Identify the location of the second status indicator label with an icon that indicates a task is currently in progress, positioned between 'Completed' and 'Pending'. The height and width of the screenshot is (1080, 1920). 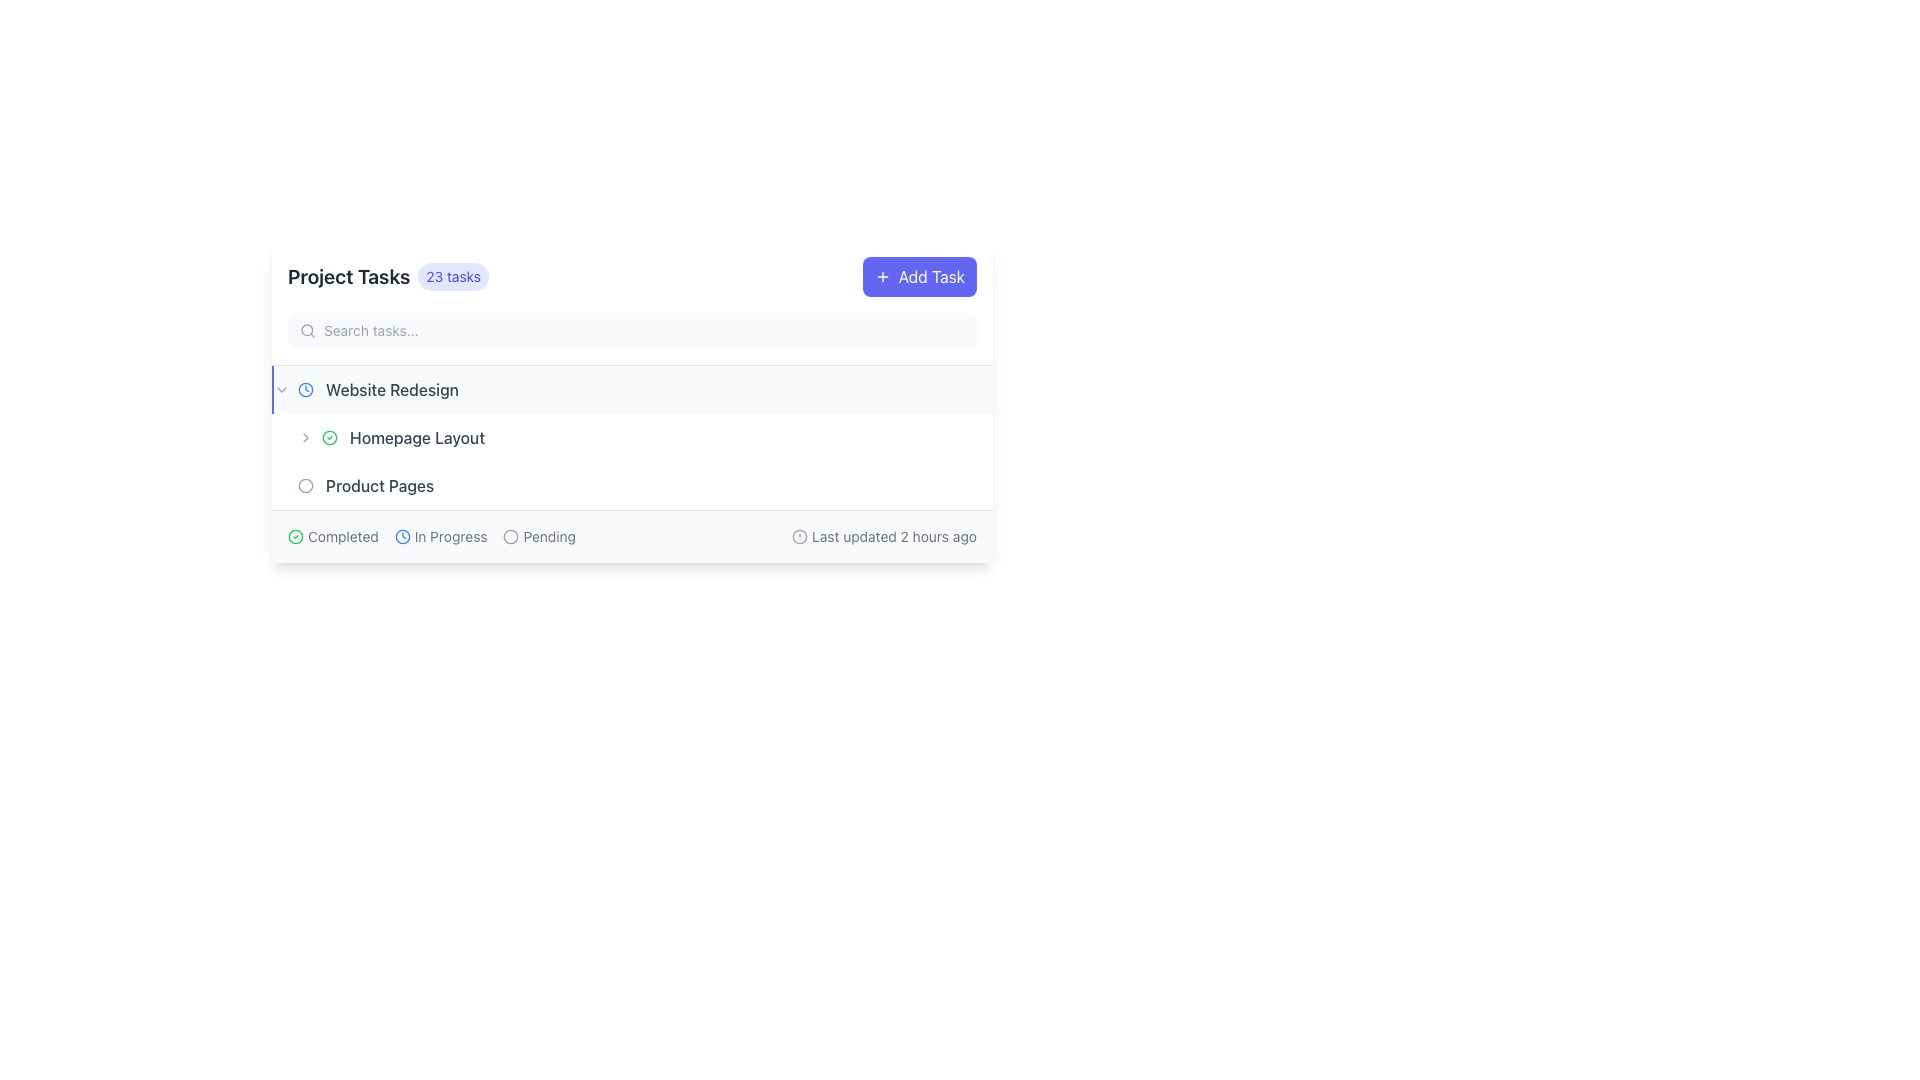
(440, 535).